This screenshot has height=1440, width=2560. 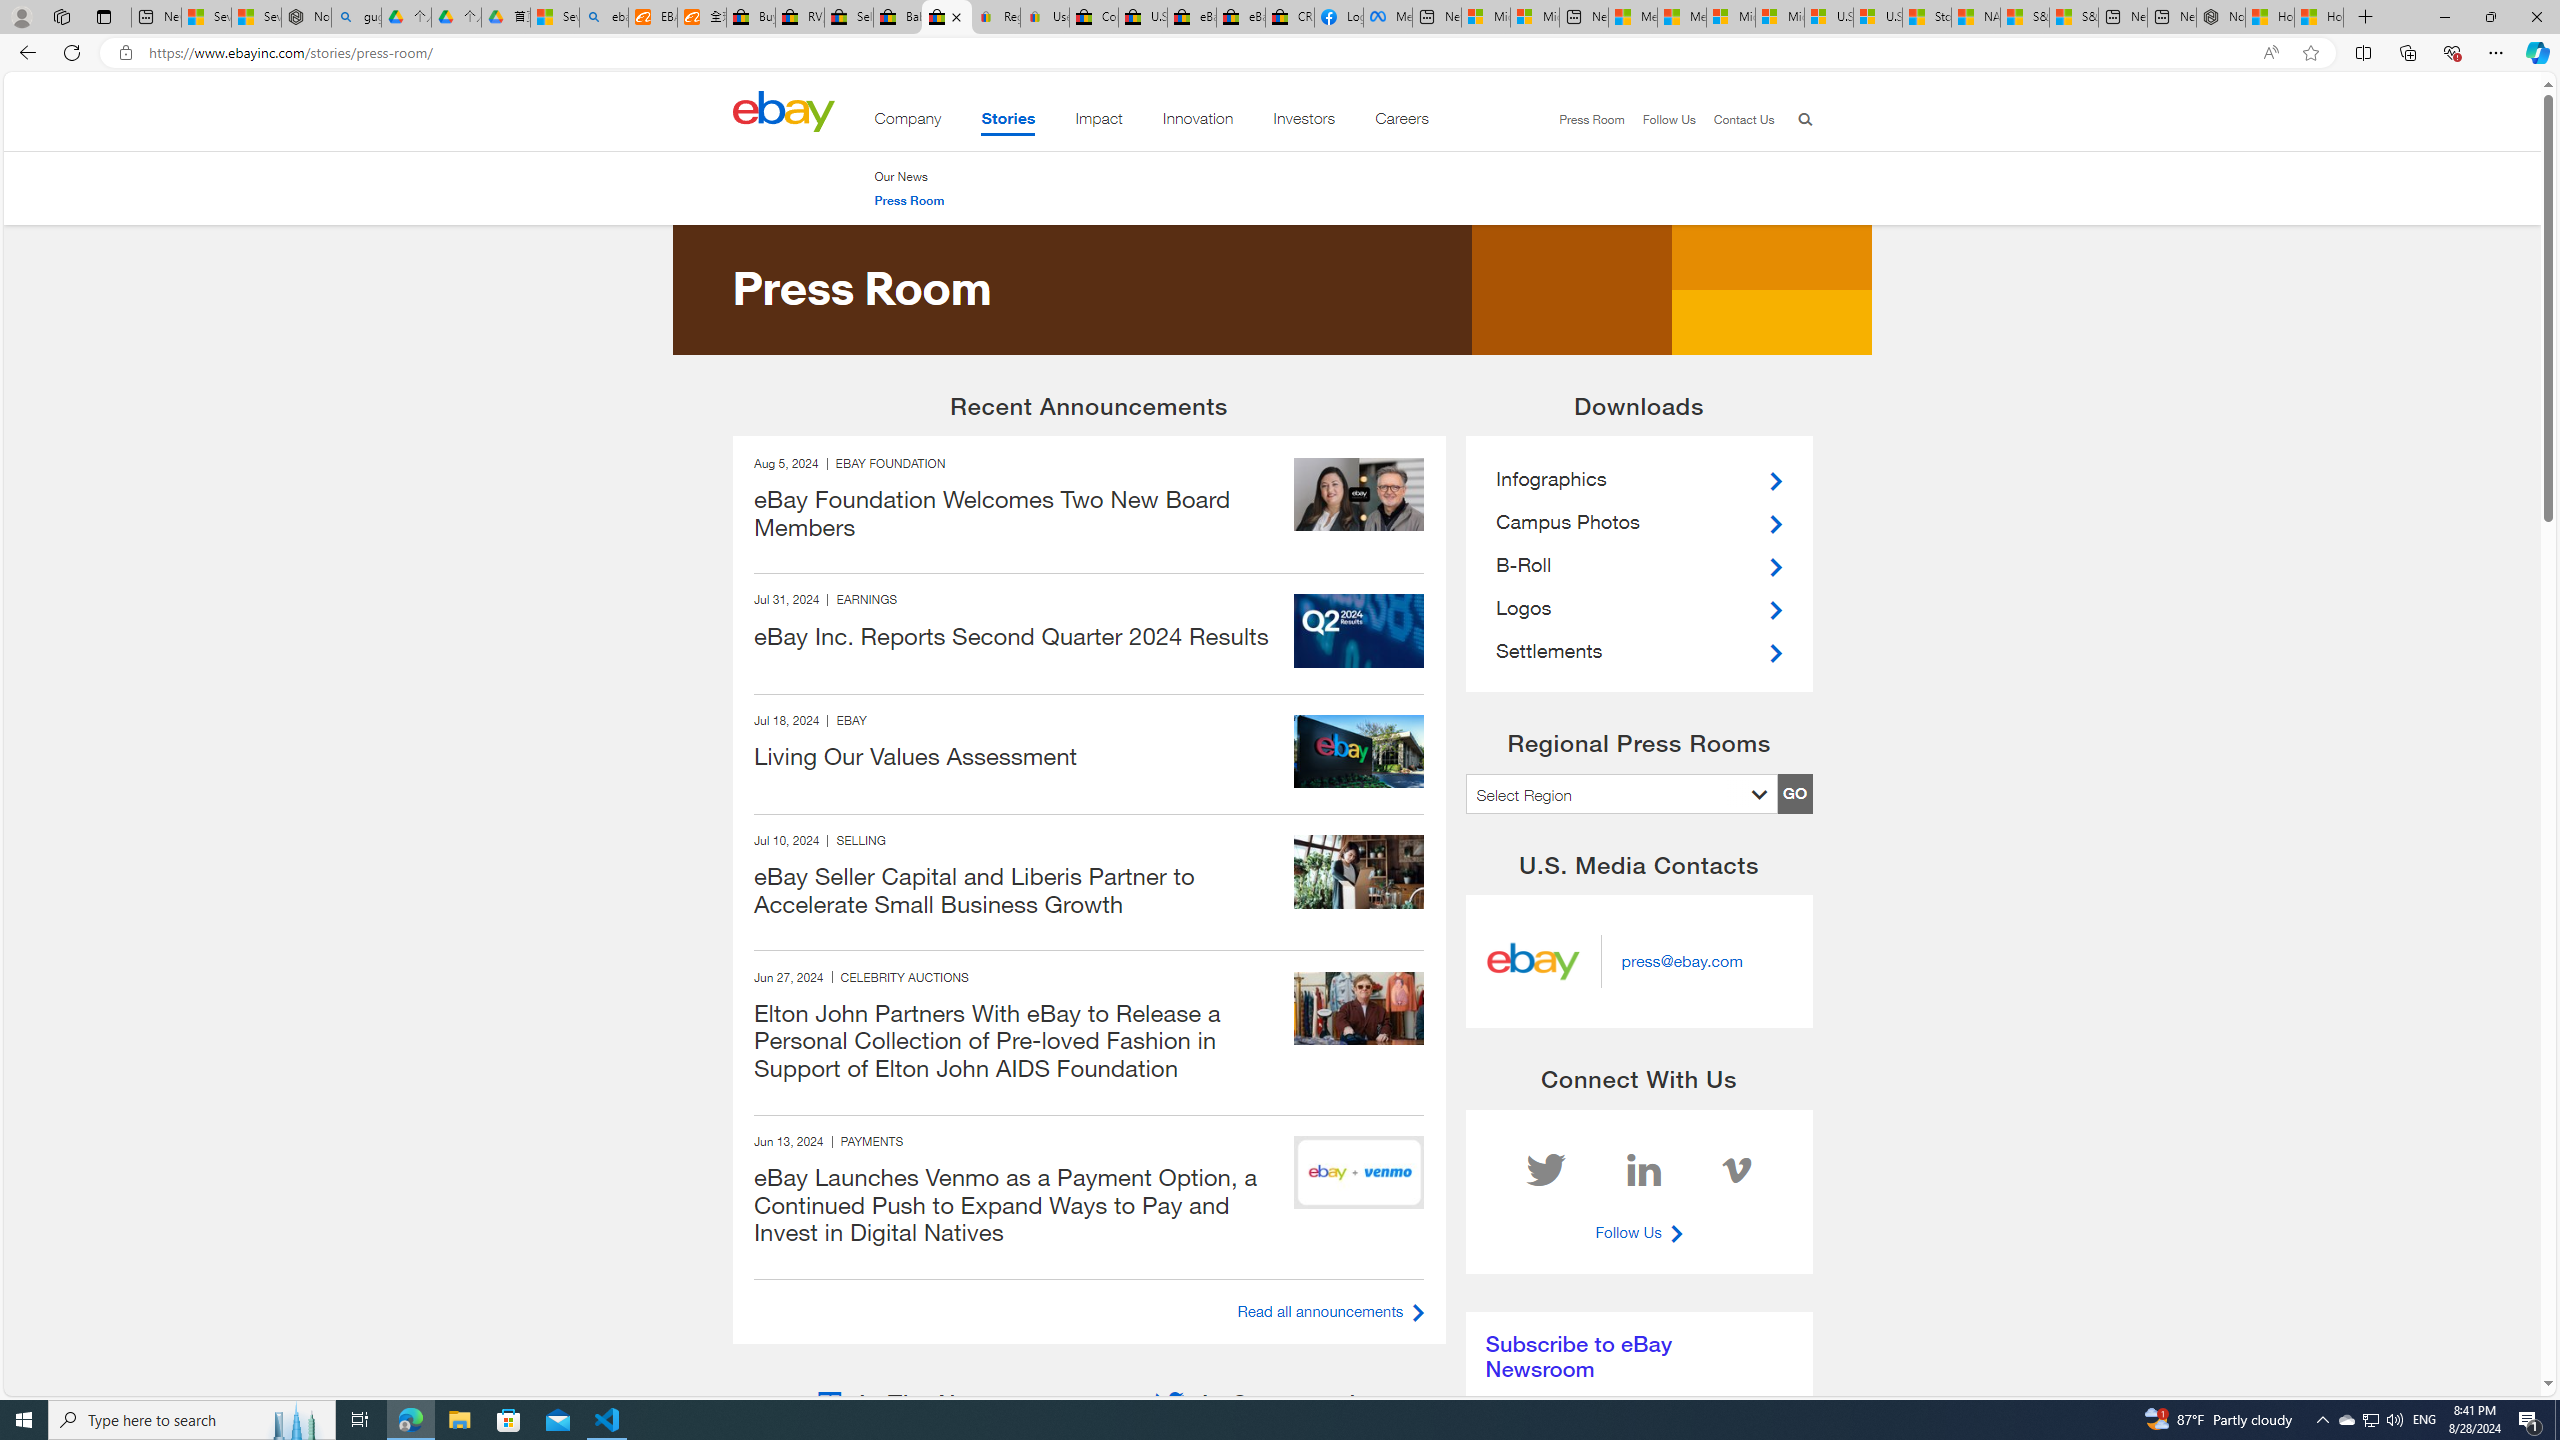 What do you see at coordinates (1358, 493) in the screenshot?
I see `'240725 BoardMembers announcement v1 inc 1600x900 image B1'` at bounding box center [1358, 493].